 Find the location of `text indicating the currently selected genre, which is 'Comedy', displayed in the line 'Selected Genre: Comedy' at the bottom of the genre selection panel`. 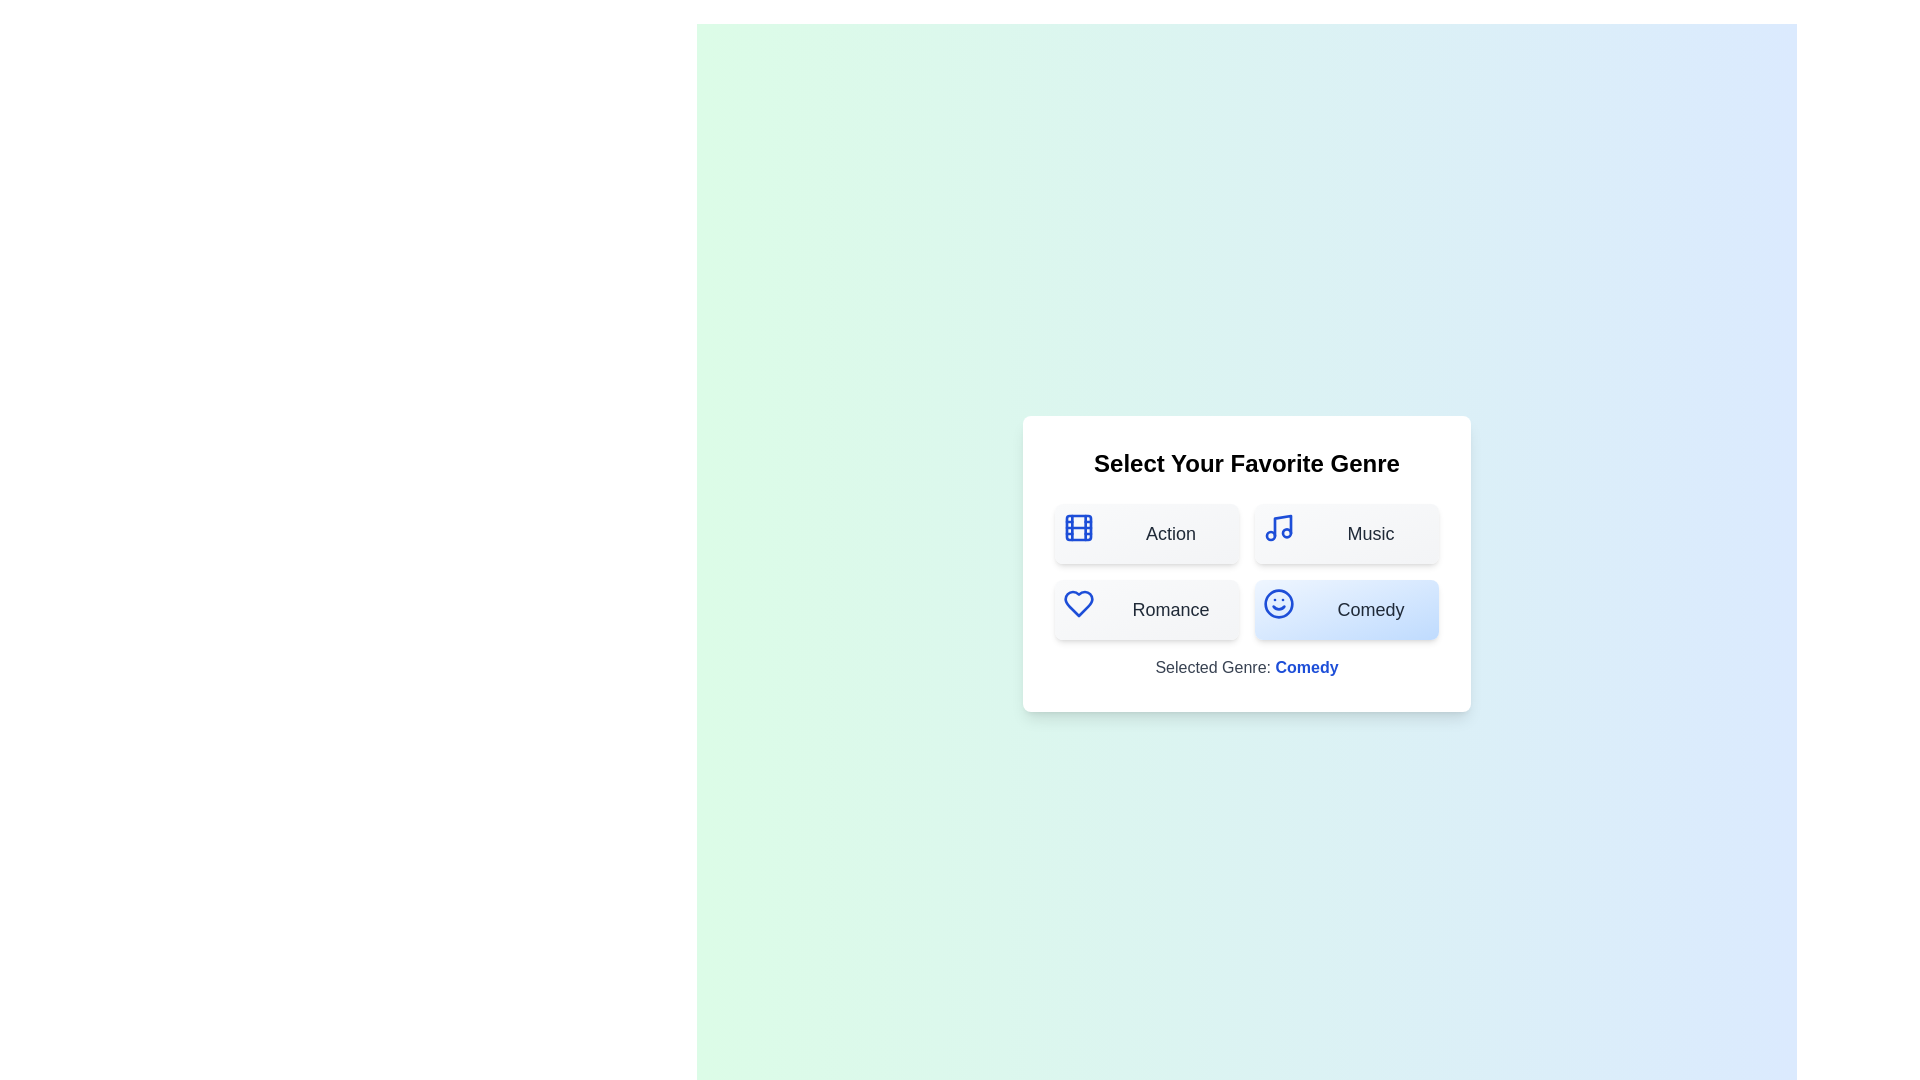

text indicating the currently selected genre, which is 'Comedy', displayed in the line 'Selected Genre: Comedy' at the bottom of the genre selection panel is located at coordinates (1306, 667).